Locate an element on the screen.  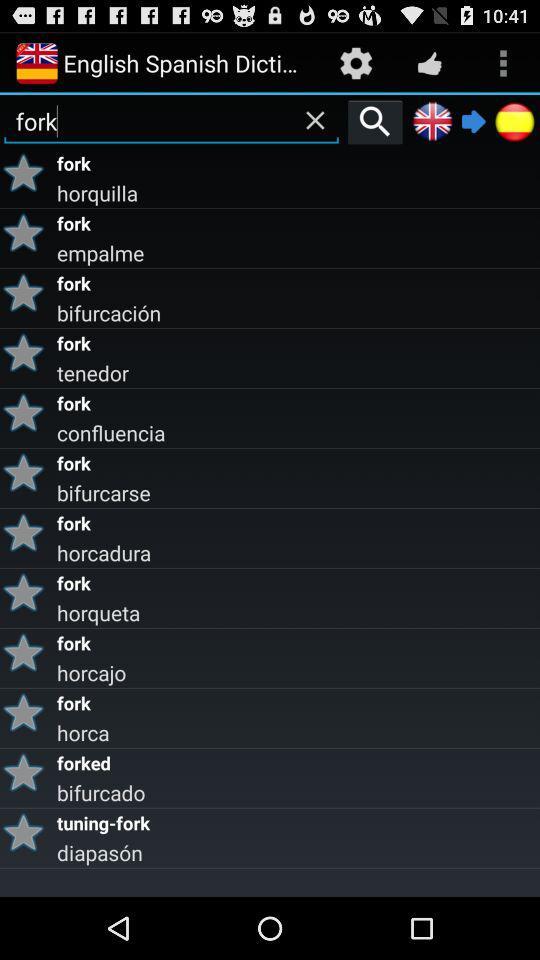
the search icon is located at coordinates (375, 129).